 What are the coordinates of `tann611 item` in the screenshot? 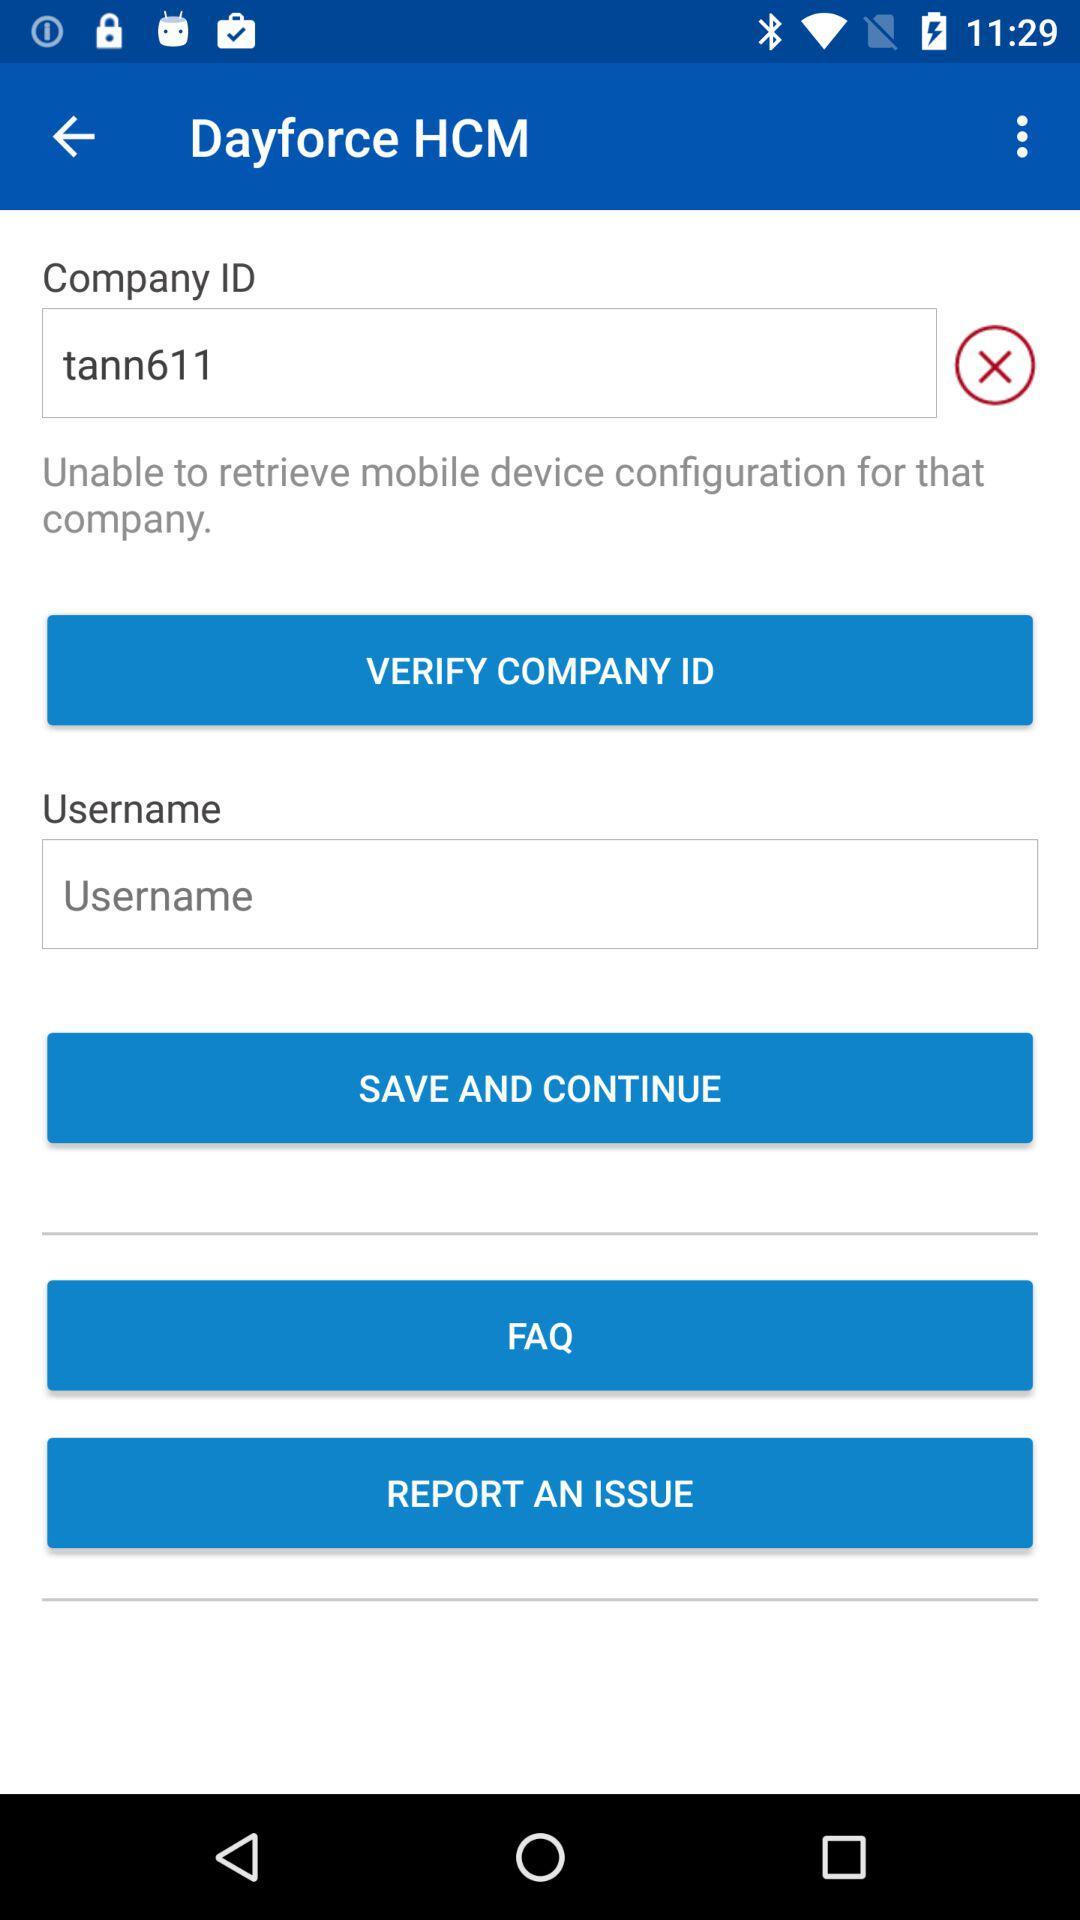 It's located at (489, 363).